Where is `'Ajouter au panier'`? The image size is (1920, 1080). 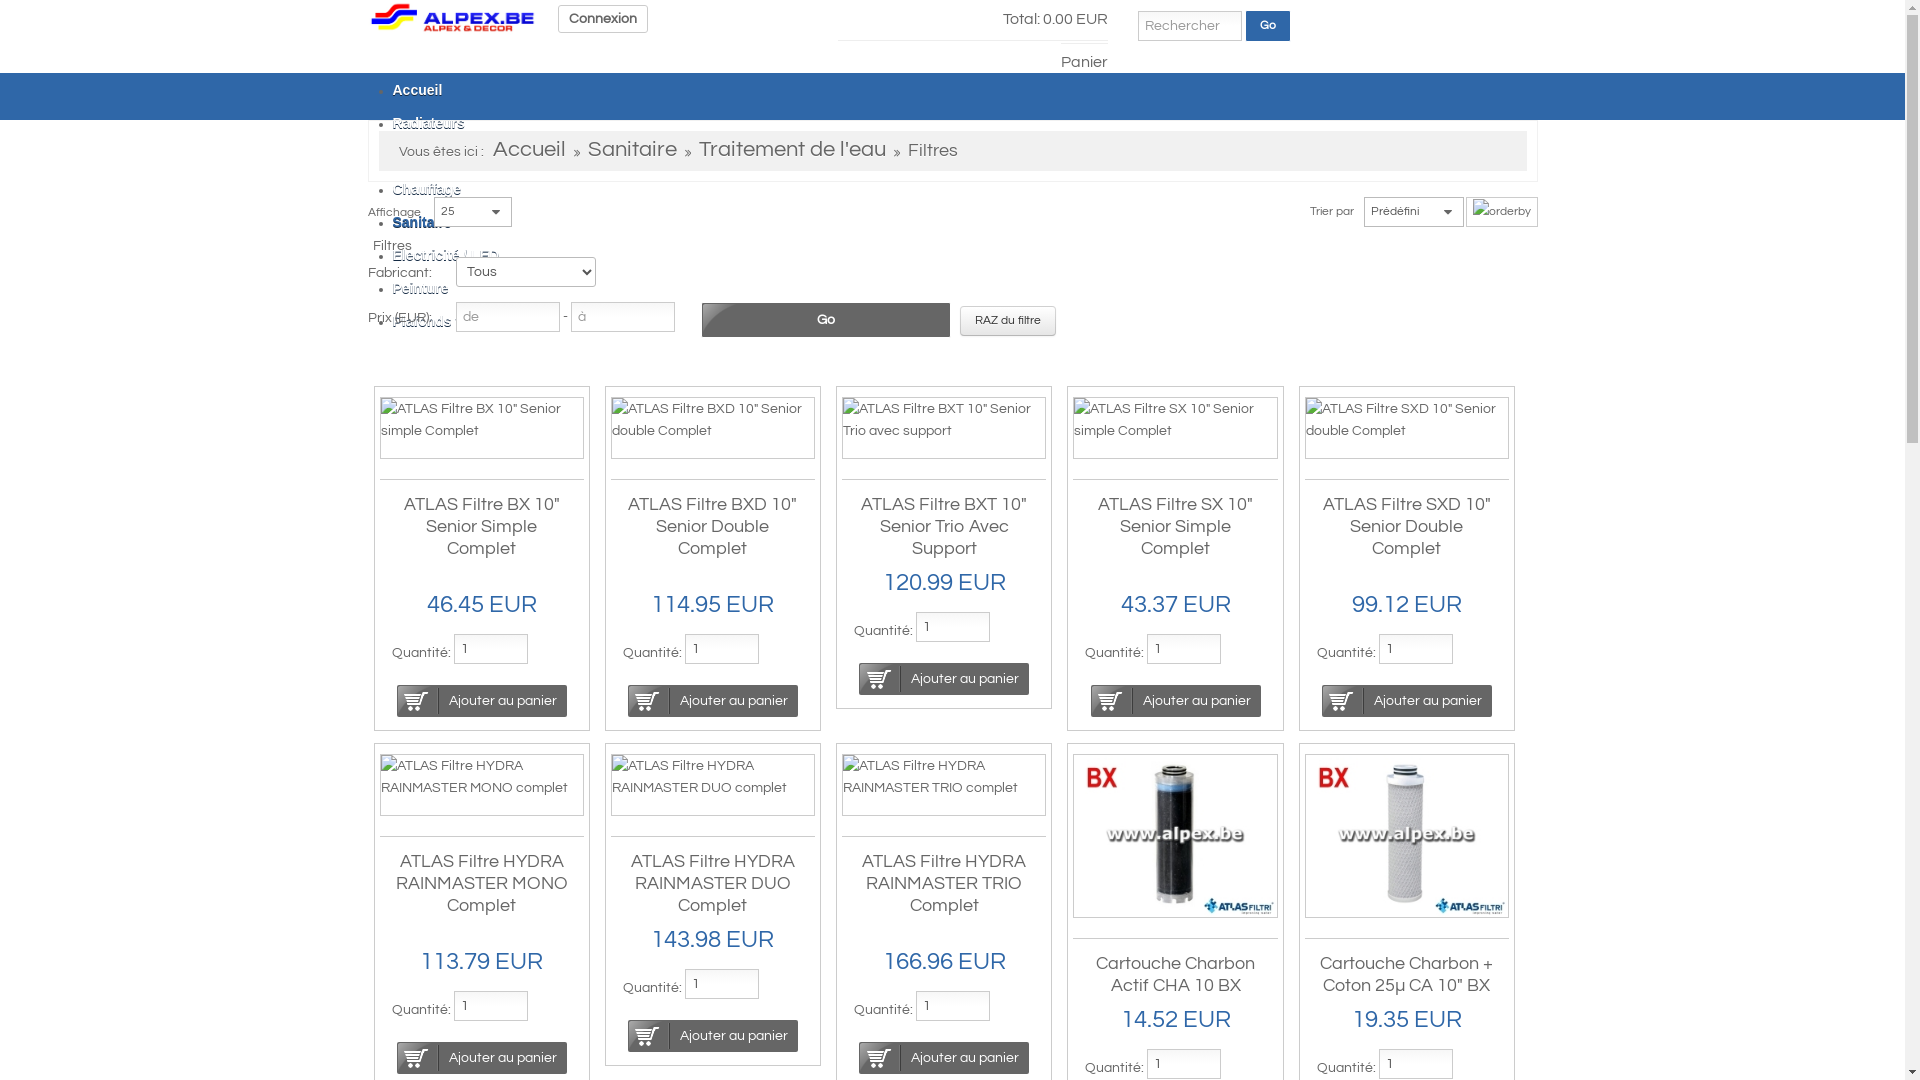 'Ajouter au panier' is located at coordinates (397, 700).